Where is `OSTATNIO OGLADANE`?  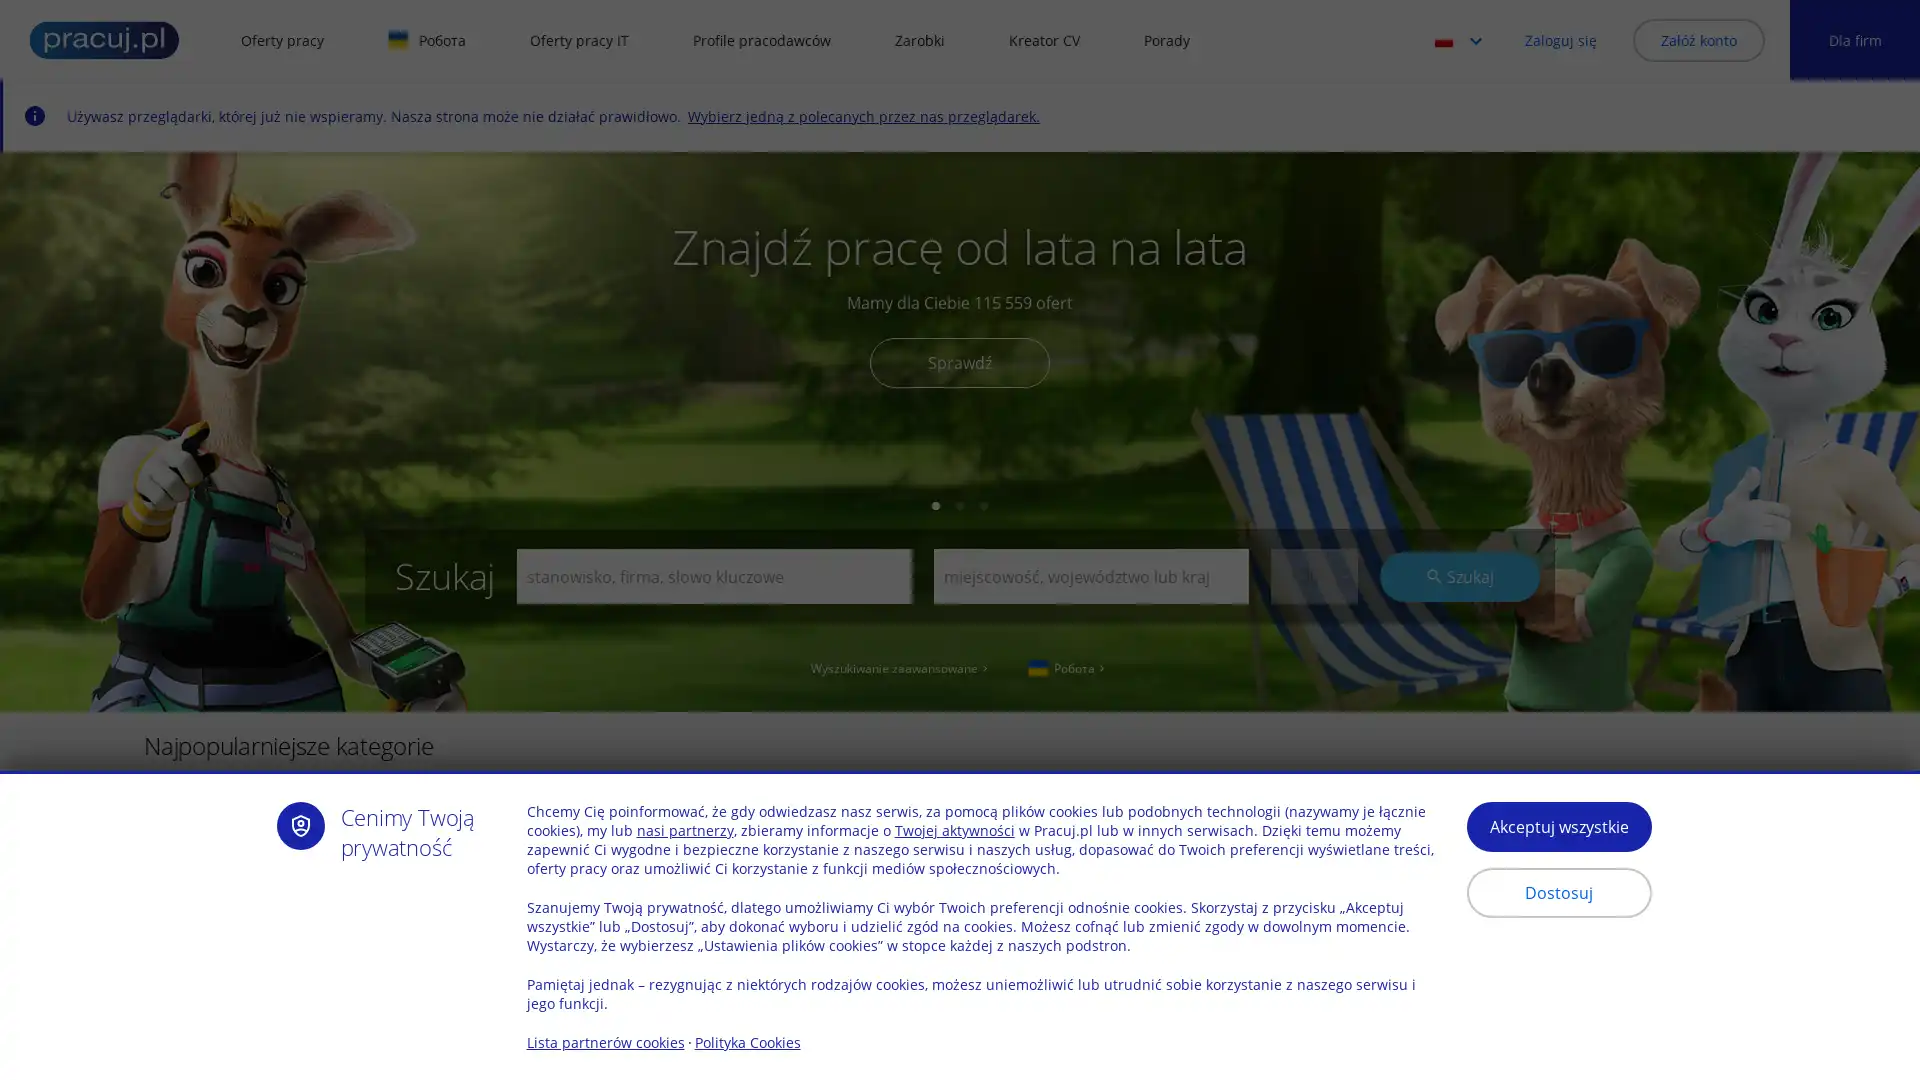 OSTATNIO OGLADANE is located at coordinates (256, 982).